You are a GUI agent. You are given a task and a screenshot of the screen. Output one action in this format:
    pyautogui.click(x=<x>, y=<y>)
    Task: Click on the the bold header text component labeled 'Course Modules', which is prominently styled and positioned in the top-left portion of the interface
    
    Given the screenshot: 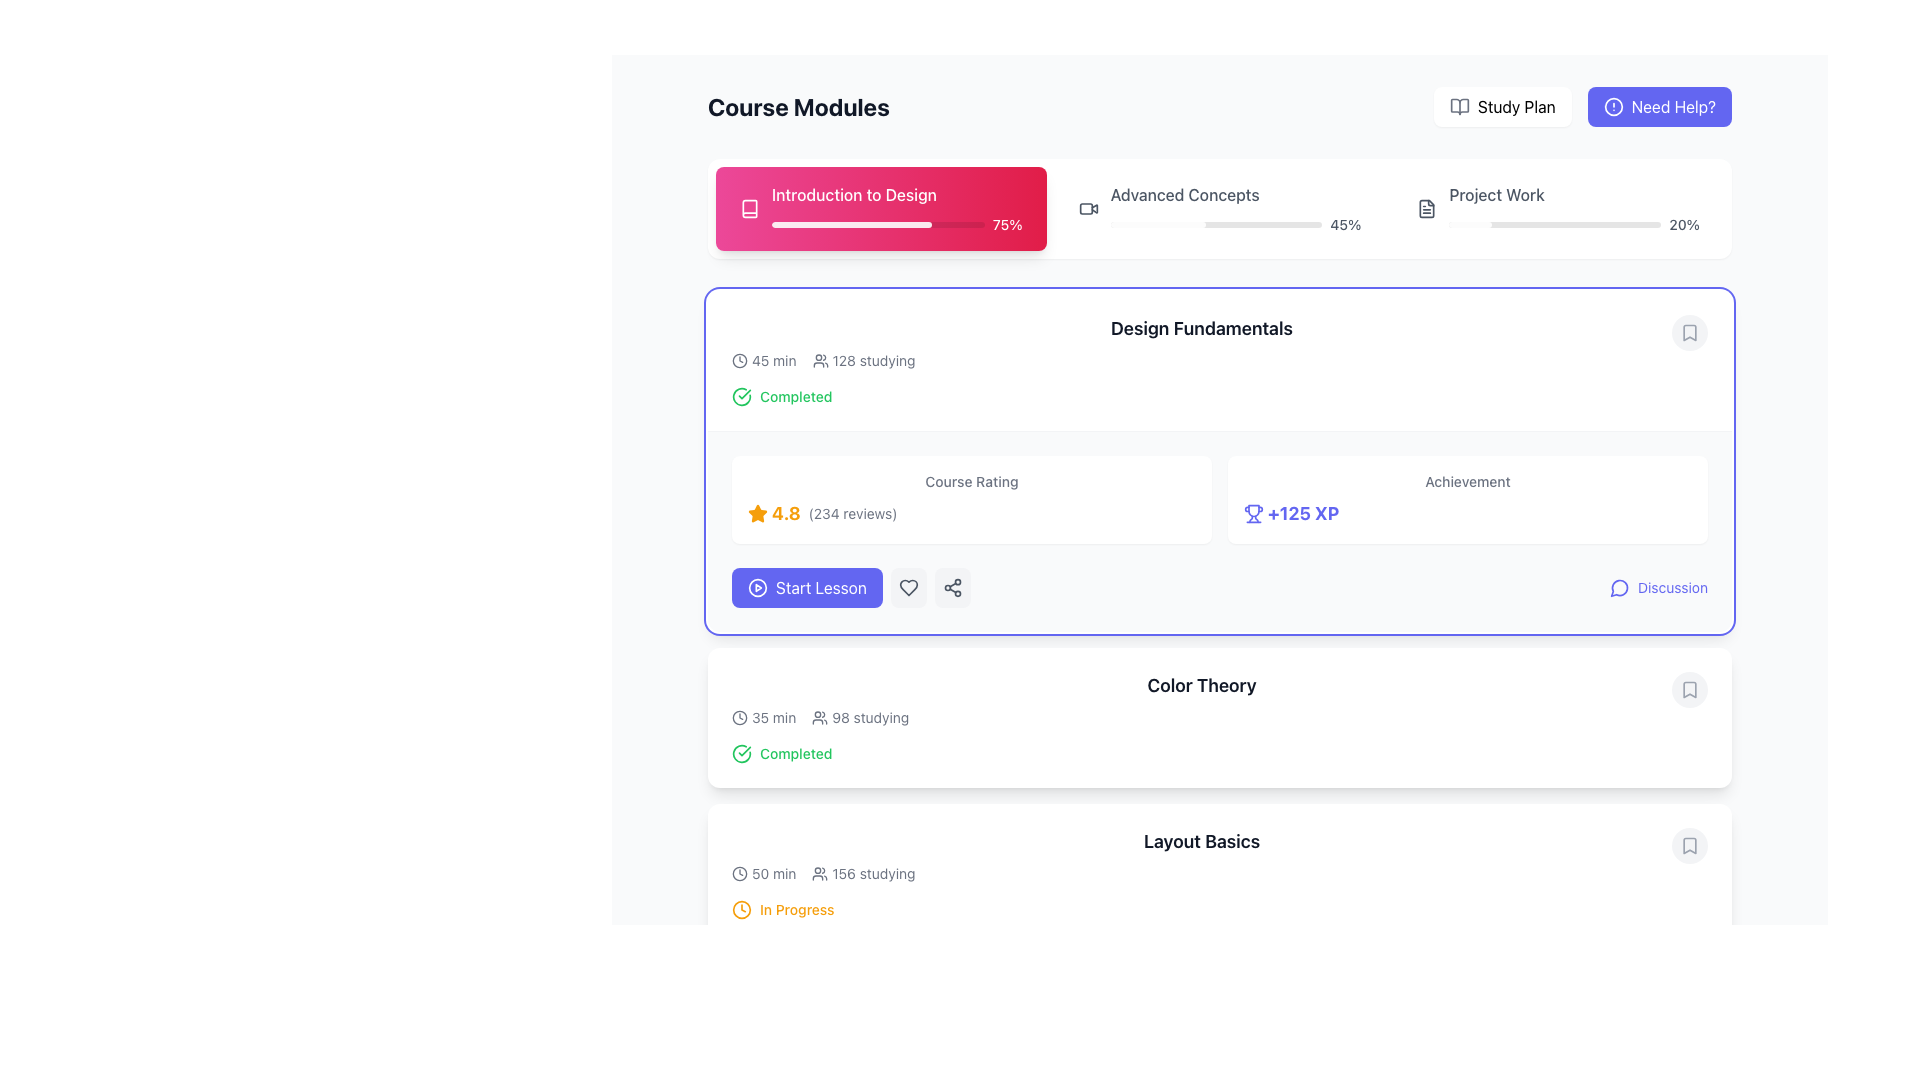 What is the action you would take?
    pyautogui.click(x=797, y=107)
    